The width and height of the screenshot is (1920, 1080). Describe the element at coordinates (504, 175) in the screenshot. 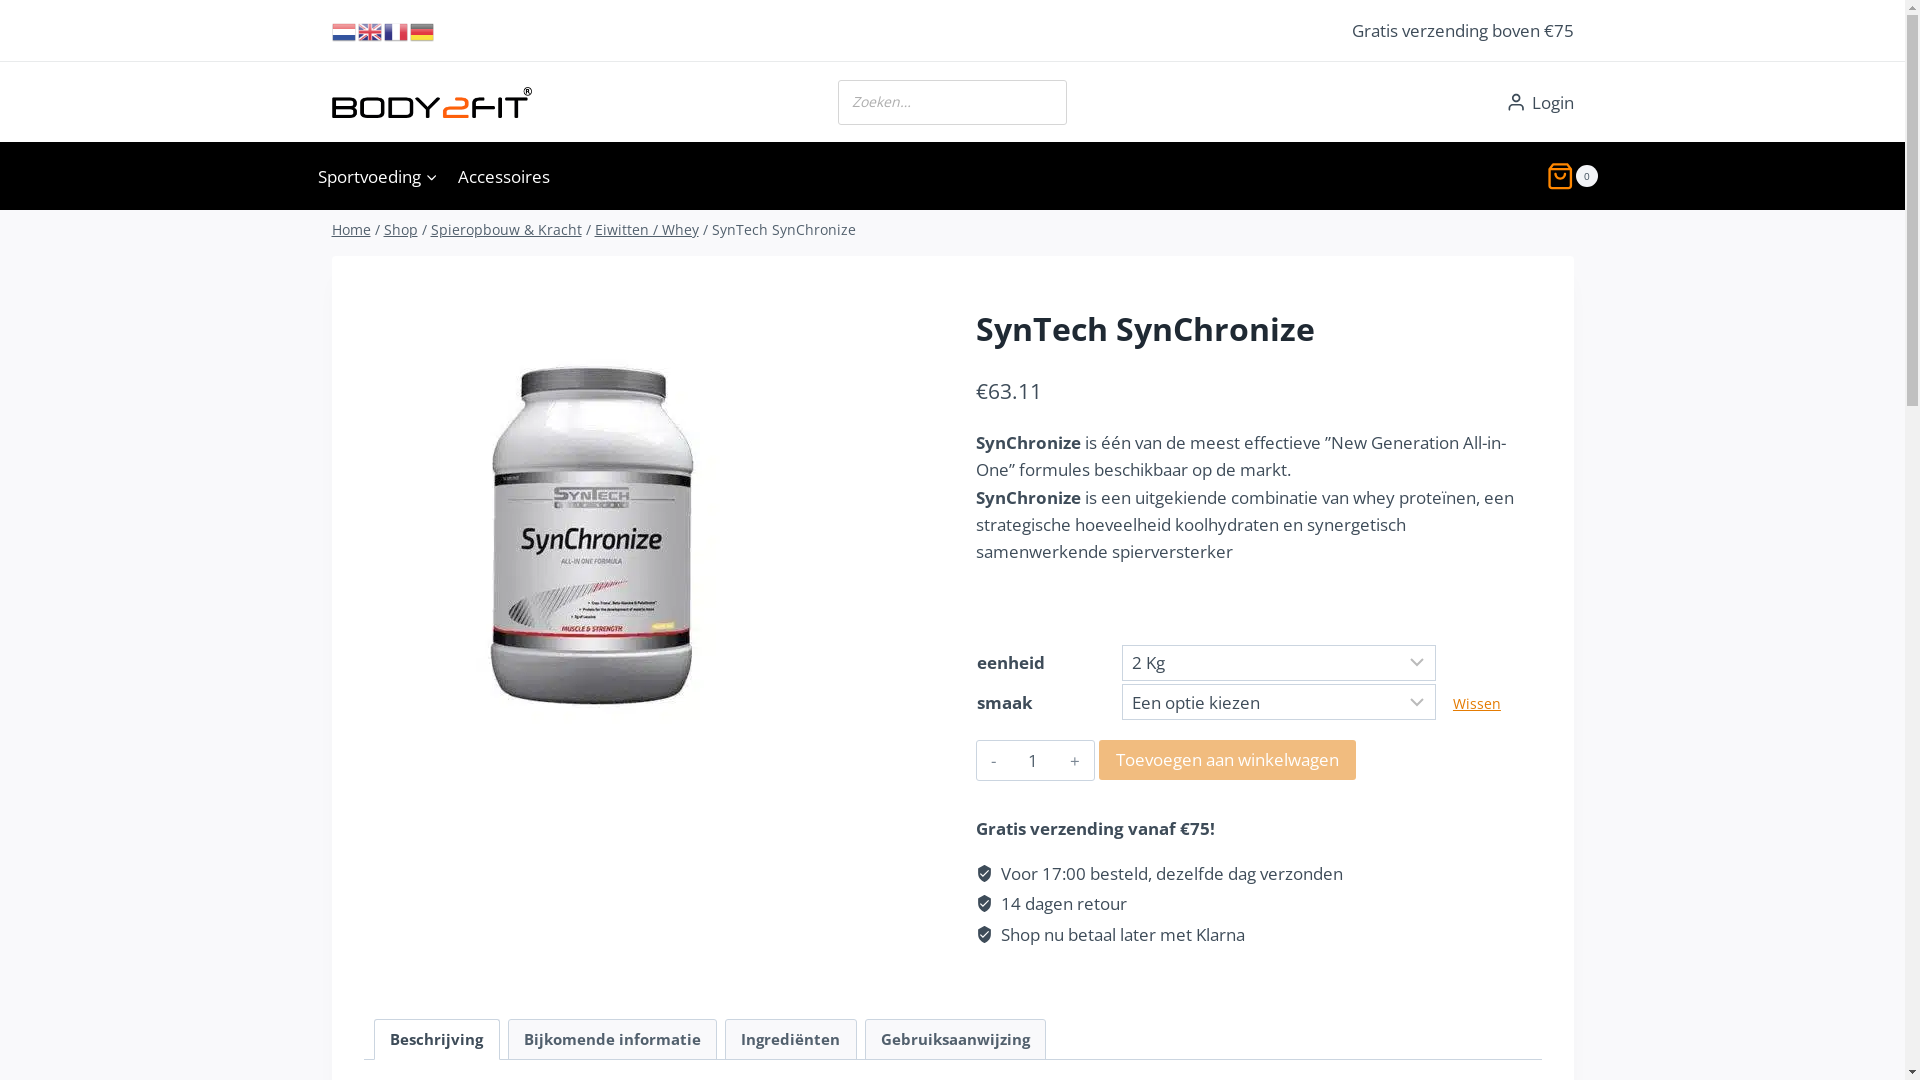

I see `'Accessoires'` at that location.